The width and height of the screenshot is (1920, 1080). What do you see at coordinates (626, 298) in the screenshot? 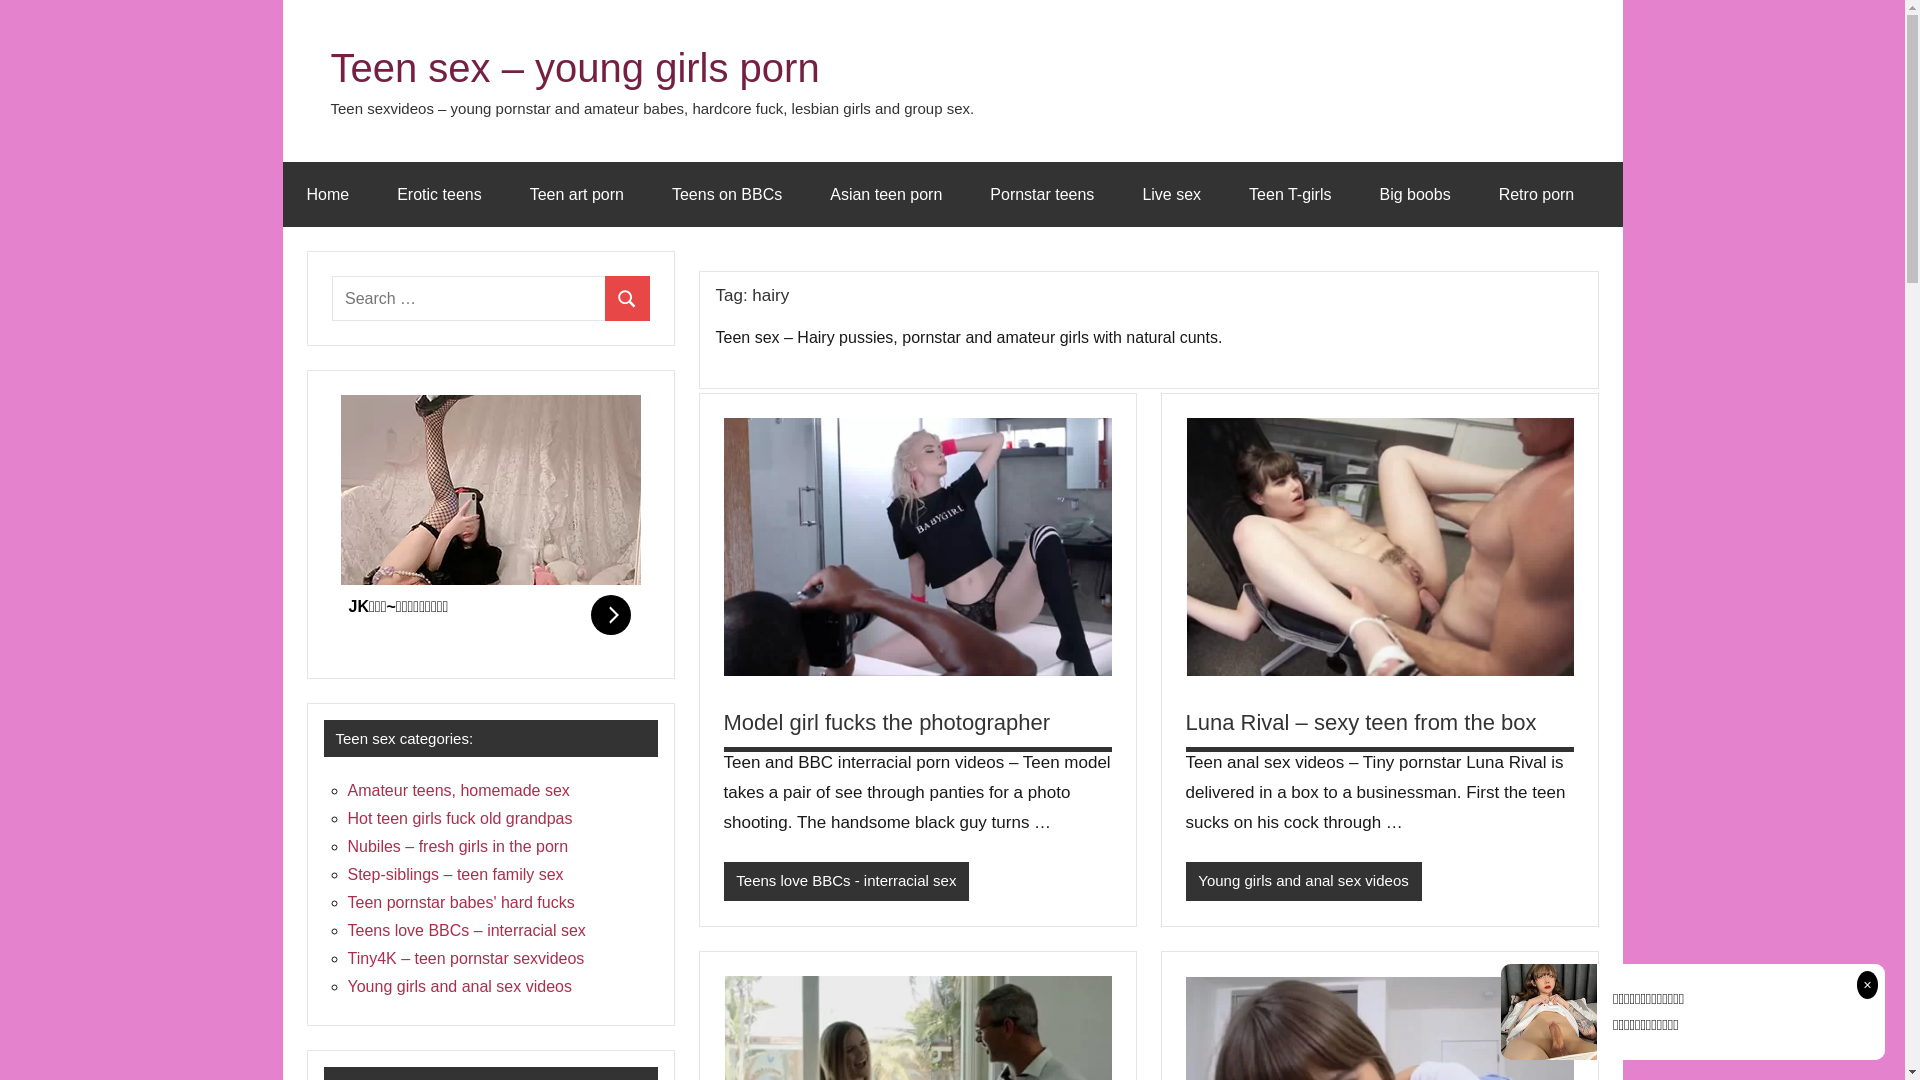
I see `'Search'` at bounding box center [626, 298].